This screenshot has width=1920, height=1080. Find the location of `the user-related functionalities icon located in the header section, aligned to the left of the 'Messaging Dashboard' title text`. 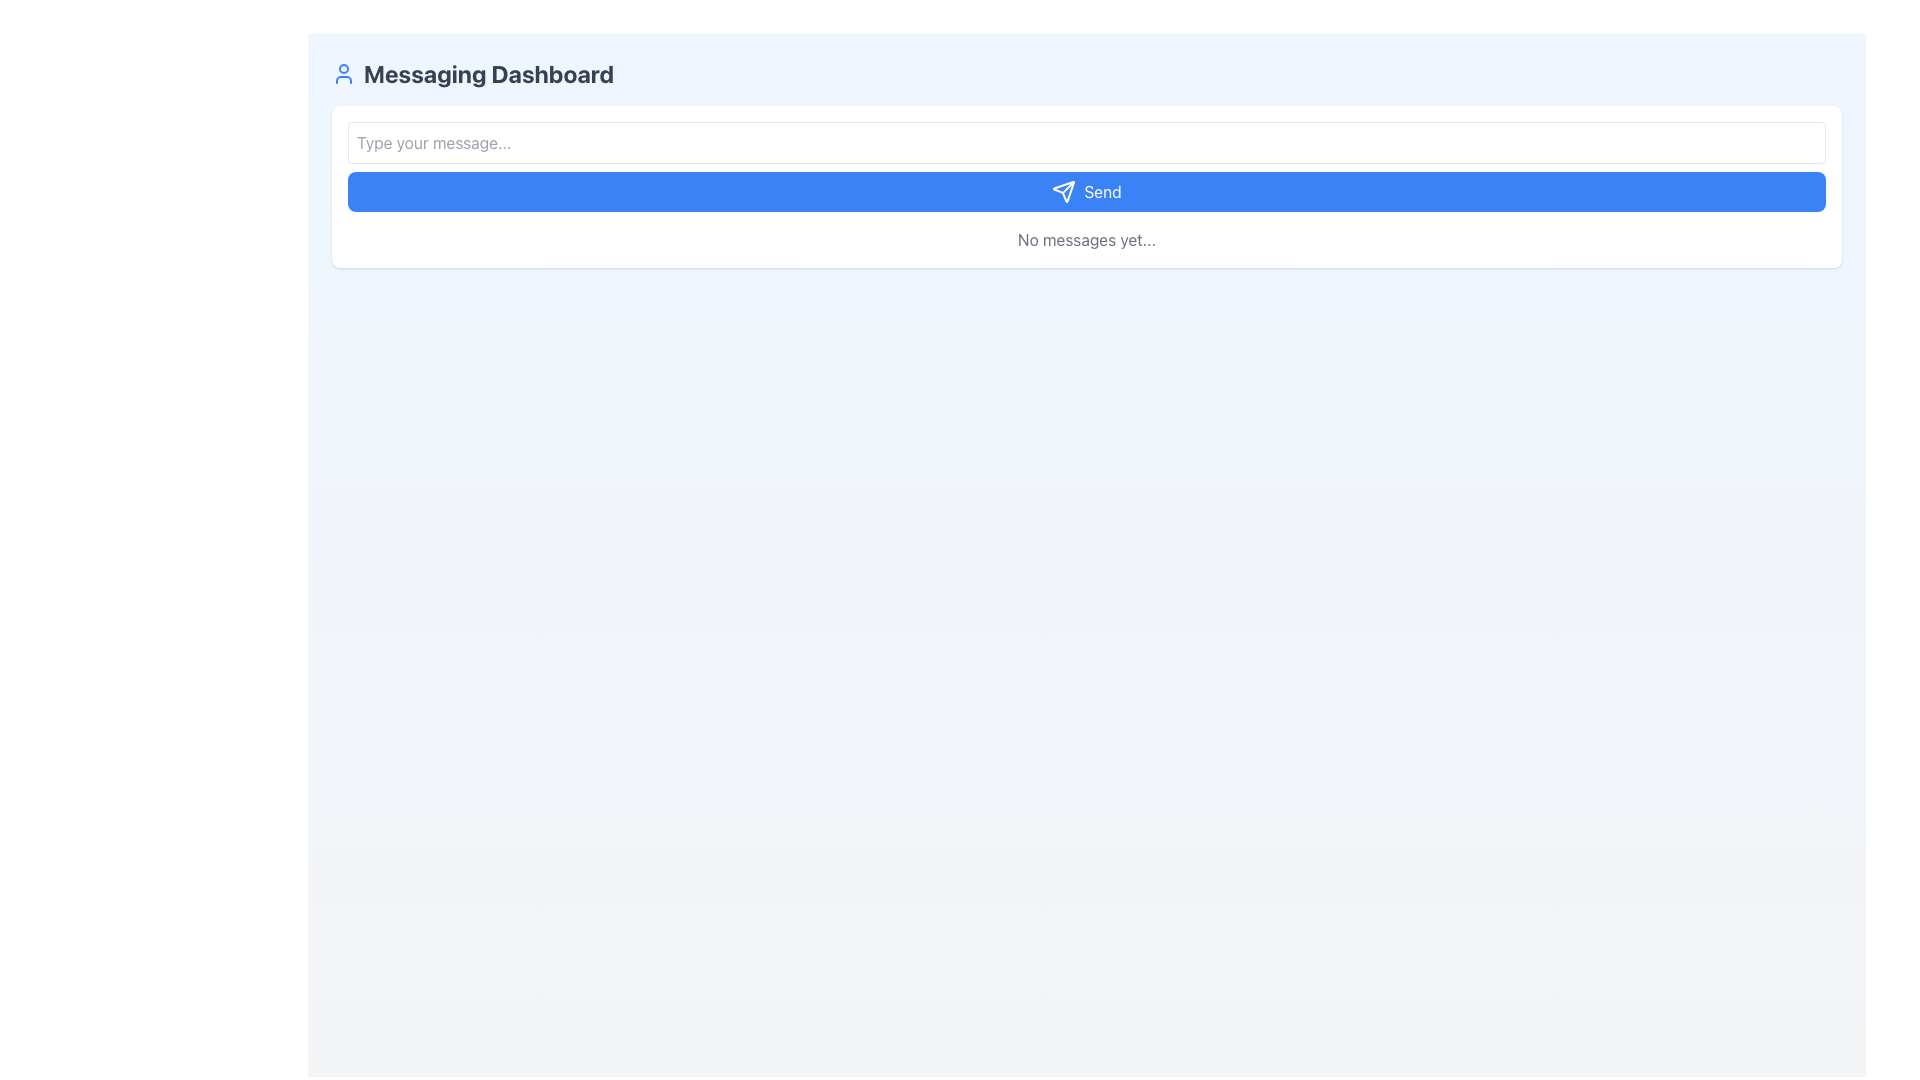

the user-related functionalities icon located in the header section, aligned to the left of the 'Messaging Dashboard' title text is located at coordinates (344, 72).